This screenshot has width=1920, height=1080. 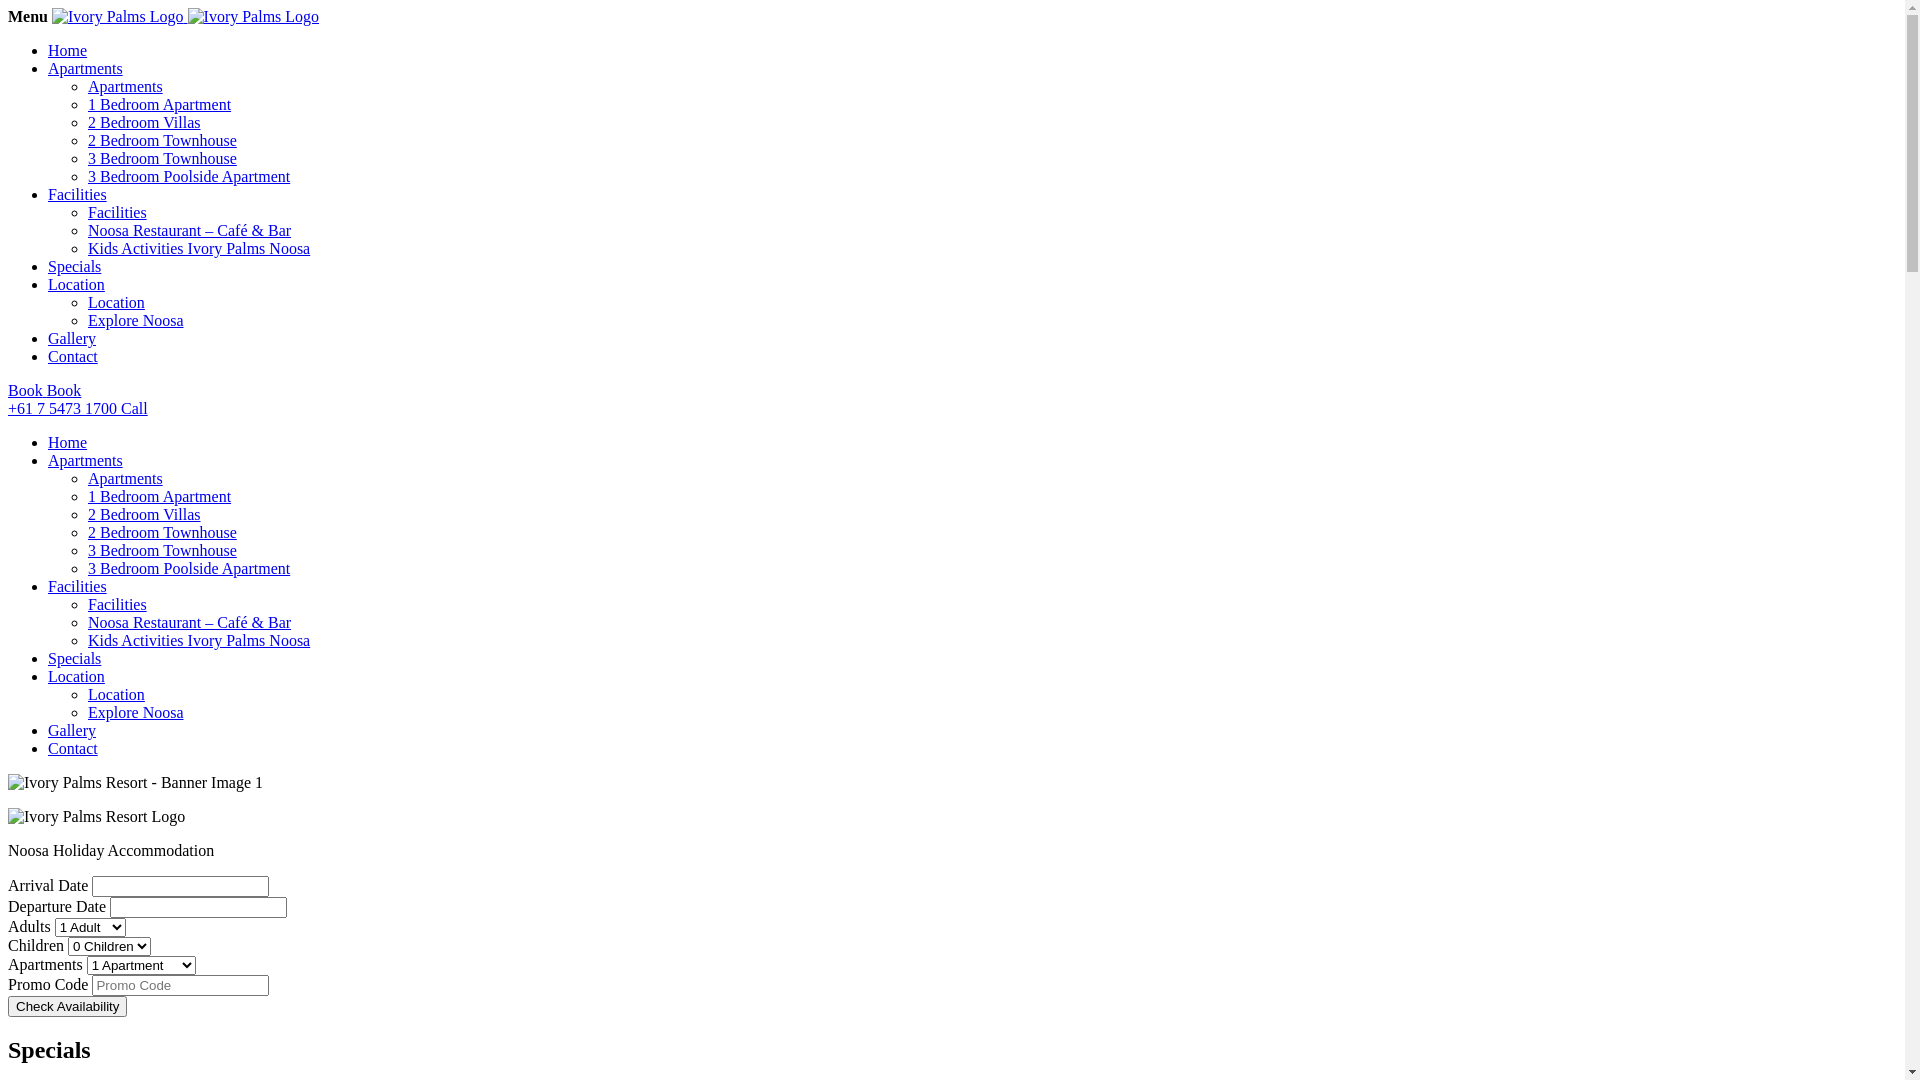 What do you see at coordinates (84, 67) in the screenshot?
I see `'Apartments'` at bounding box center [84, 67].